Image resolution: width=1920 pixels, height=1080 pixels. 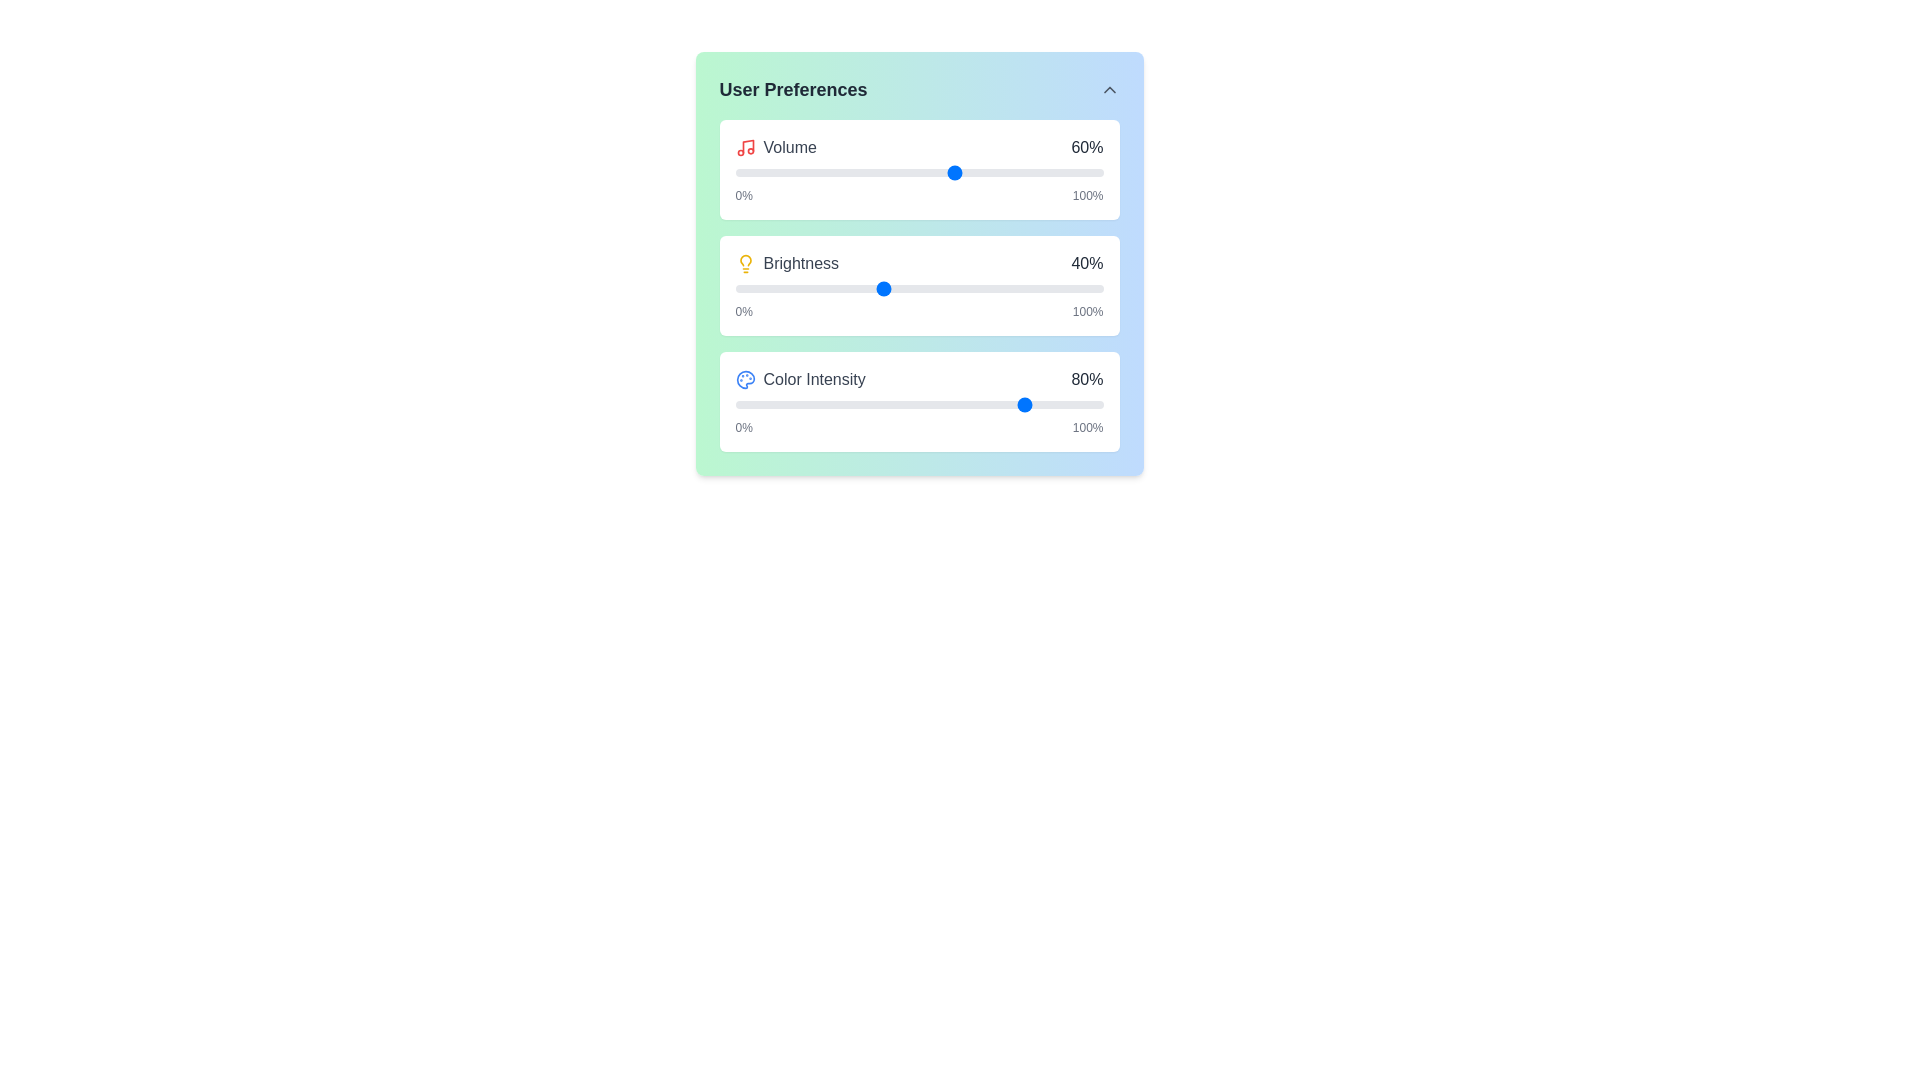 I want to click on the 'Volume' label with a red musical note icon located in the upper-left section of the 'User Preferences' card, so click(x=775, y=146).